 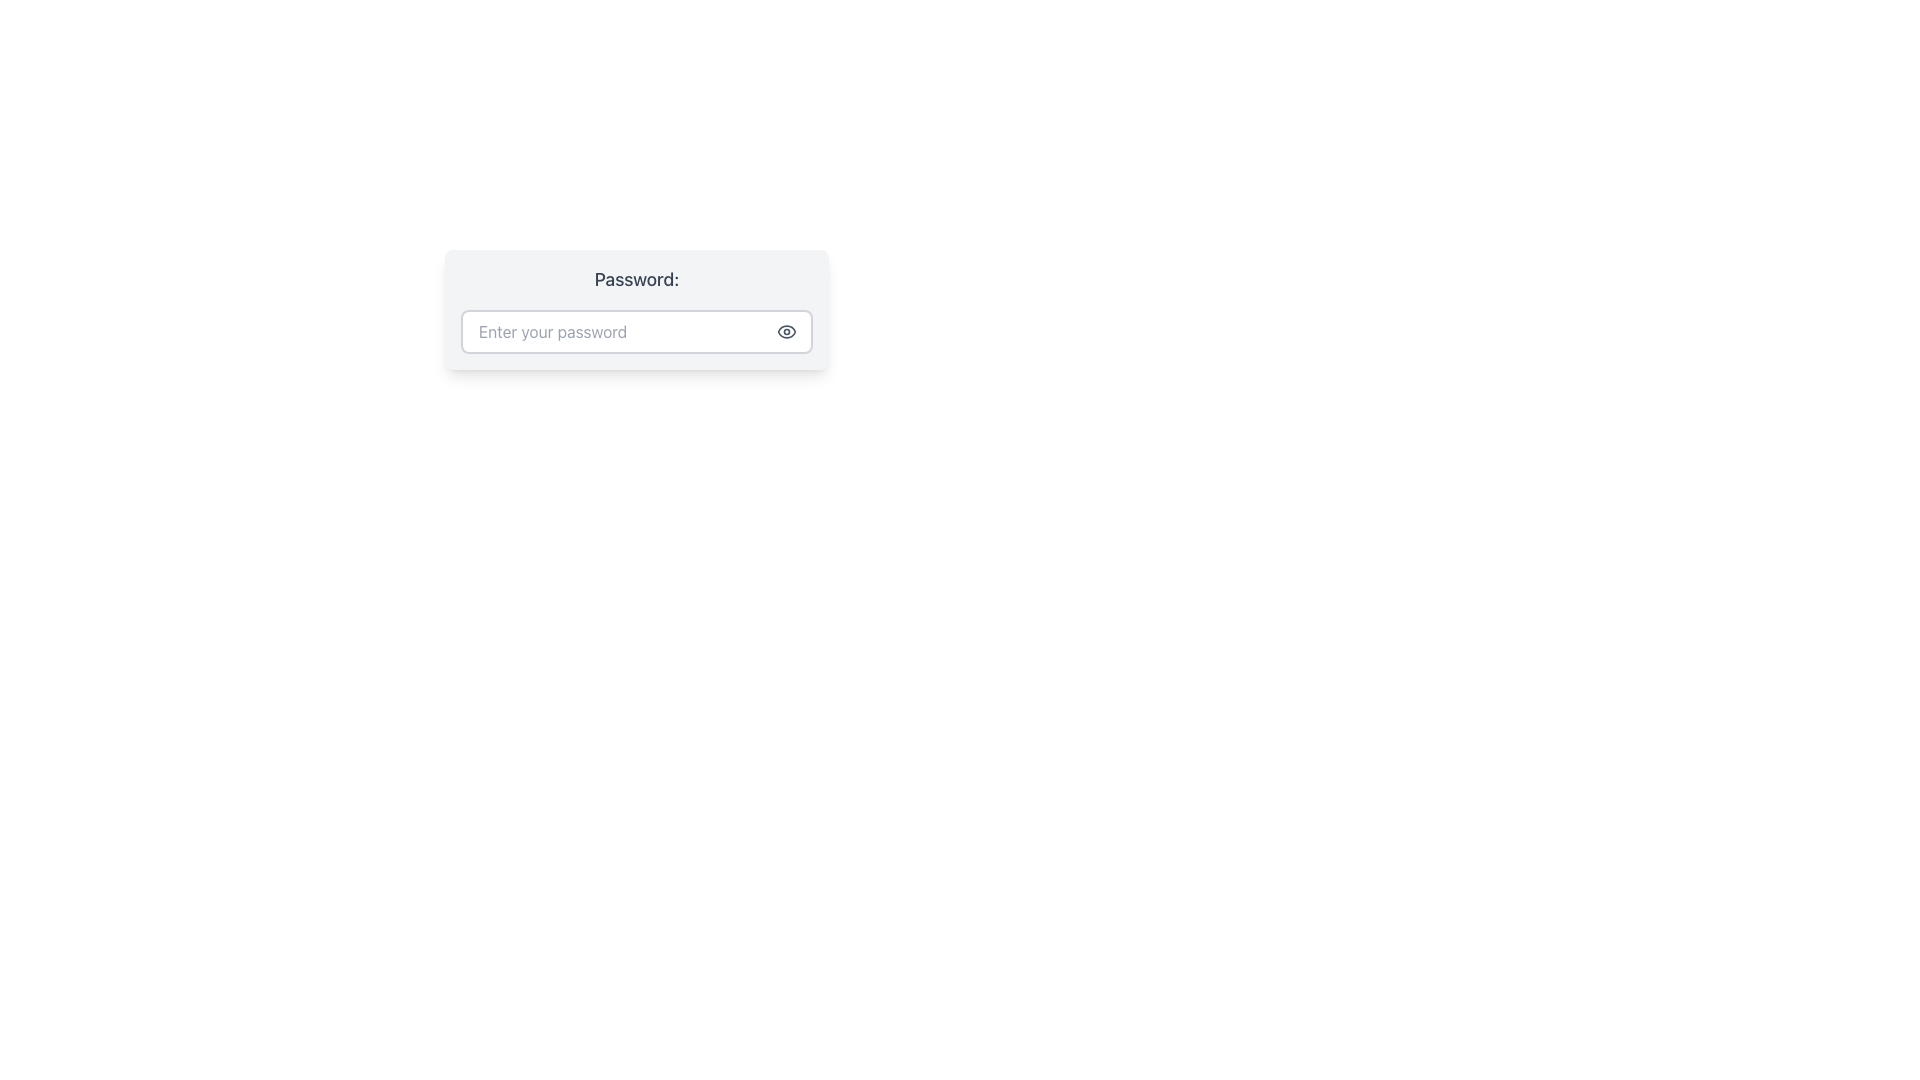 I want to click on the input field of the Text Input Field labeled 'Password:' to focus on it, so click(x=636, y=309).